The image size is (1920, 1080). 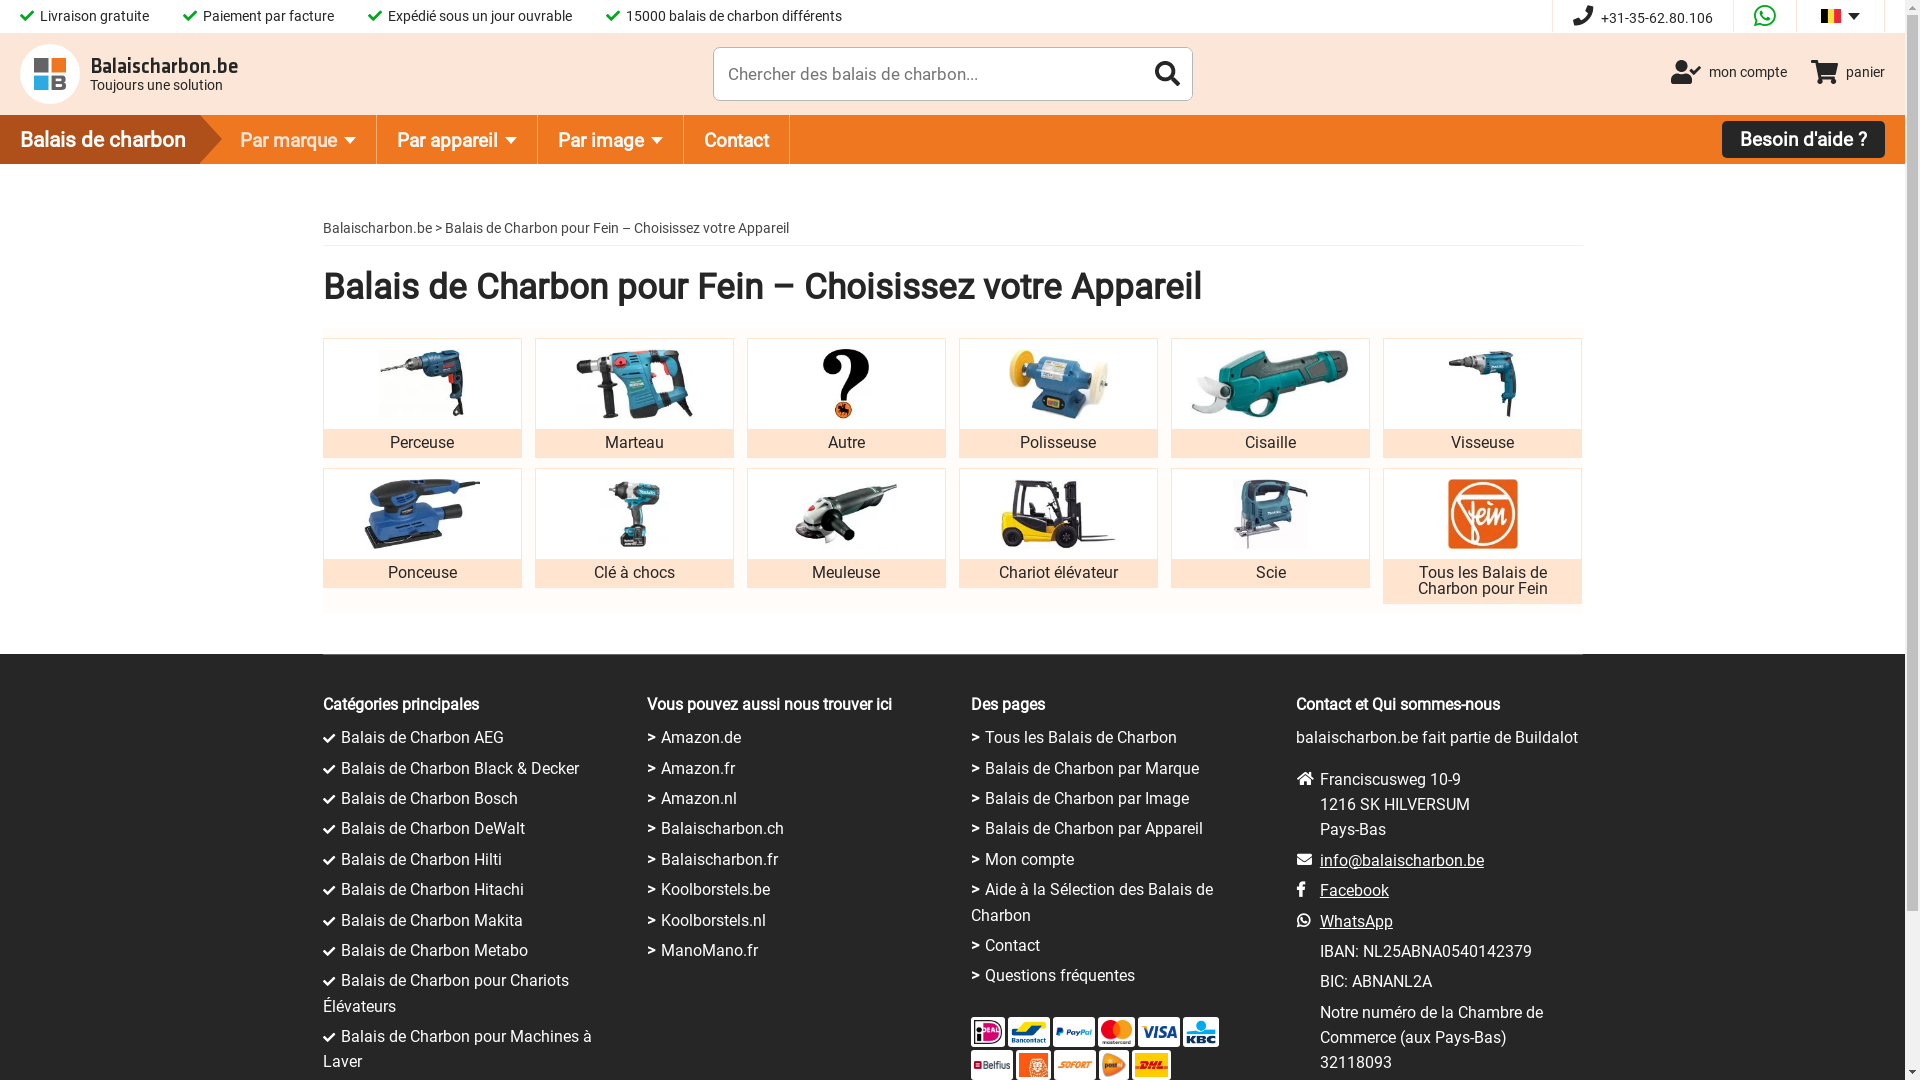 I want to click on 'Scie', so click(x=1171, y=527).